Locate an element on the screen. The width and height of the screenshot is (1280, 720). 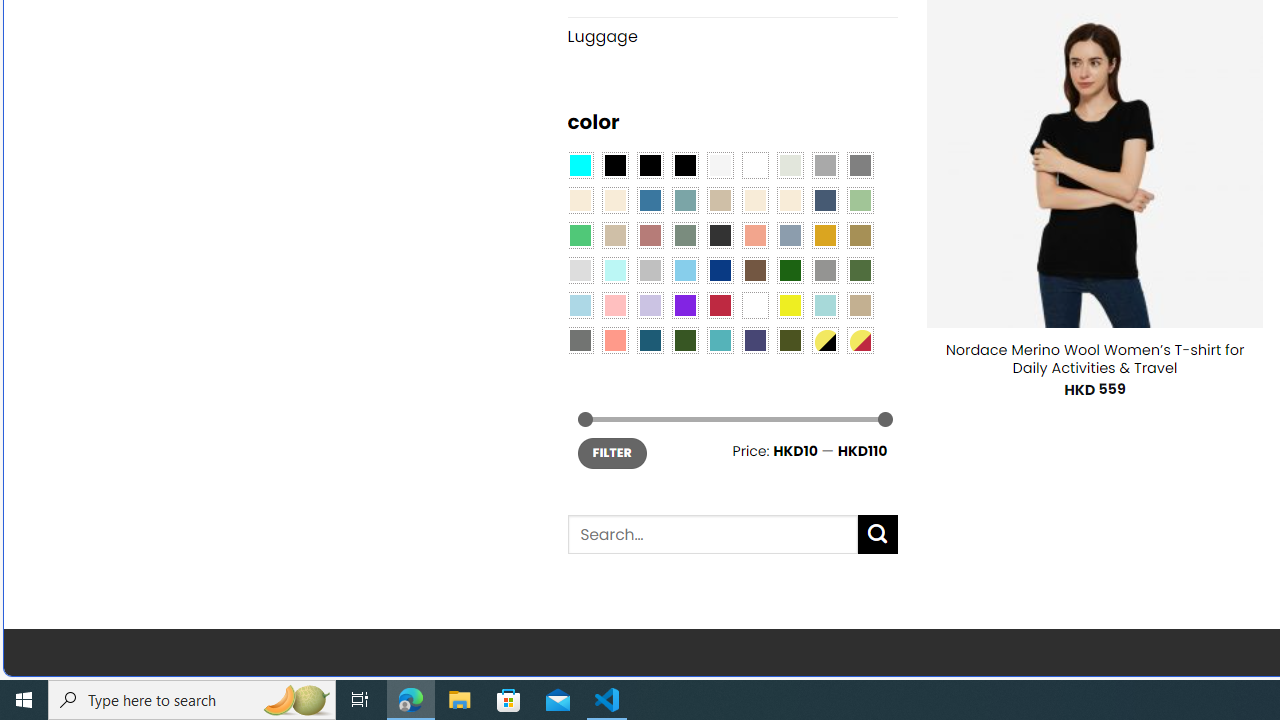
'Rose' is located at coordinates (650, 233).